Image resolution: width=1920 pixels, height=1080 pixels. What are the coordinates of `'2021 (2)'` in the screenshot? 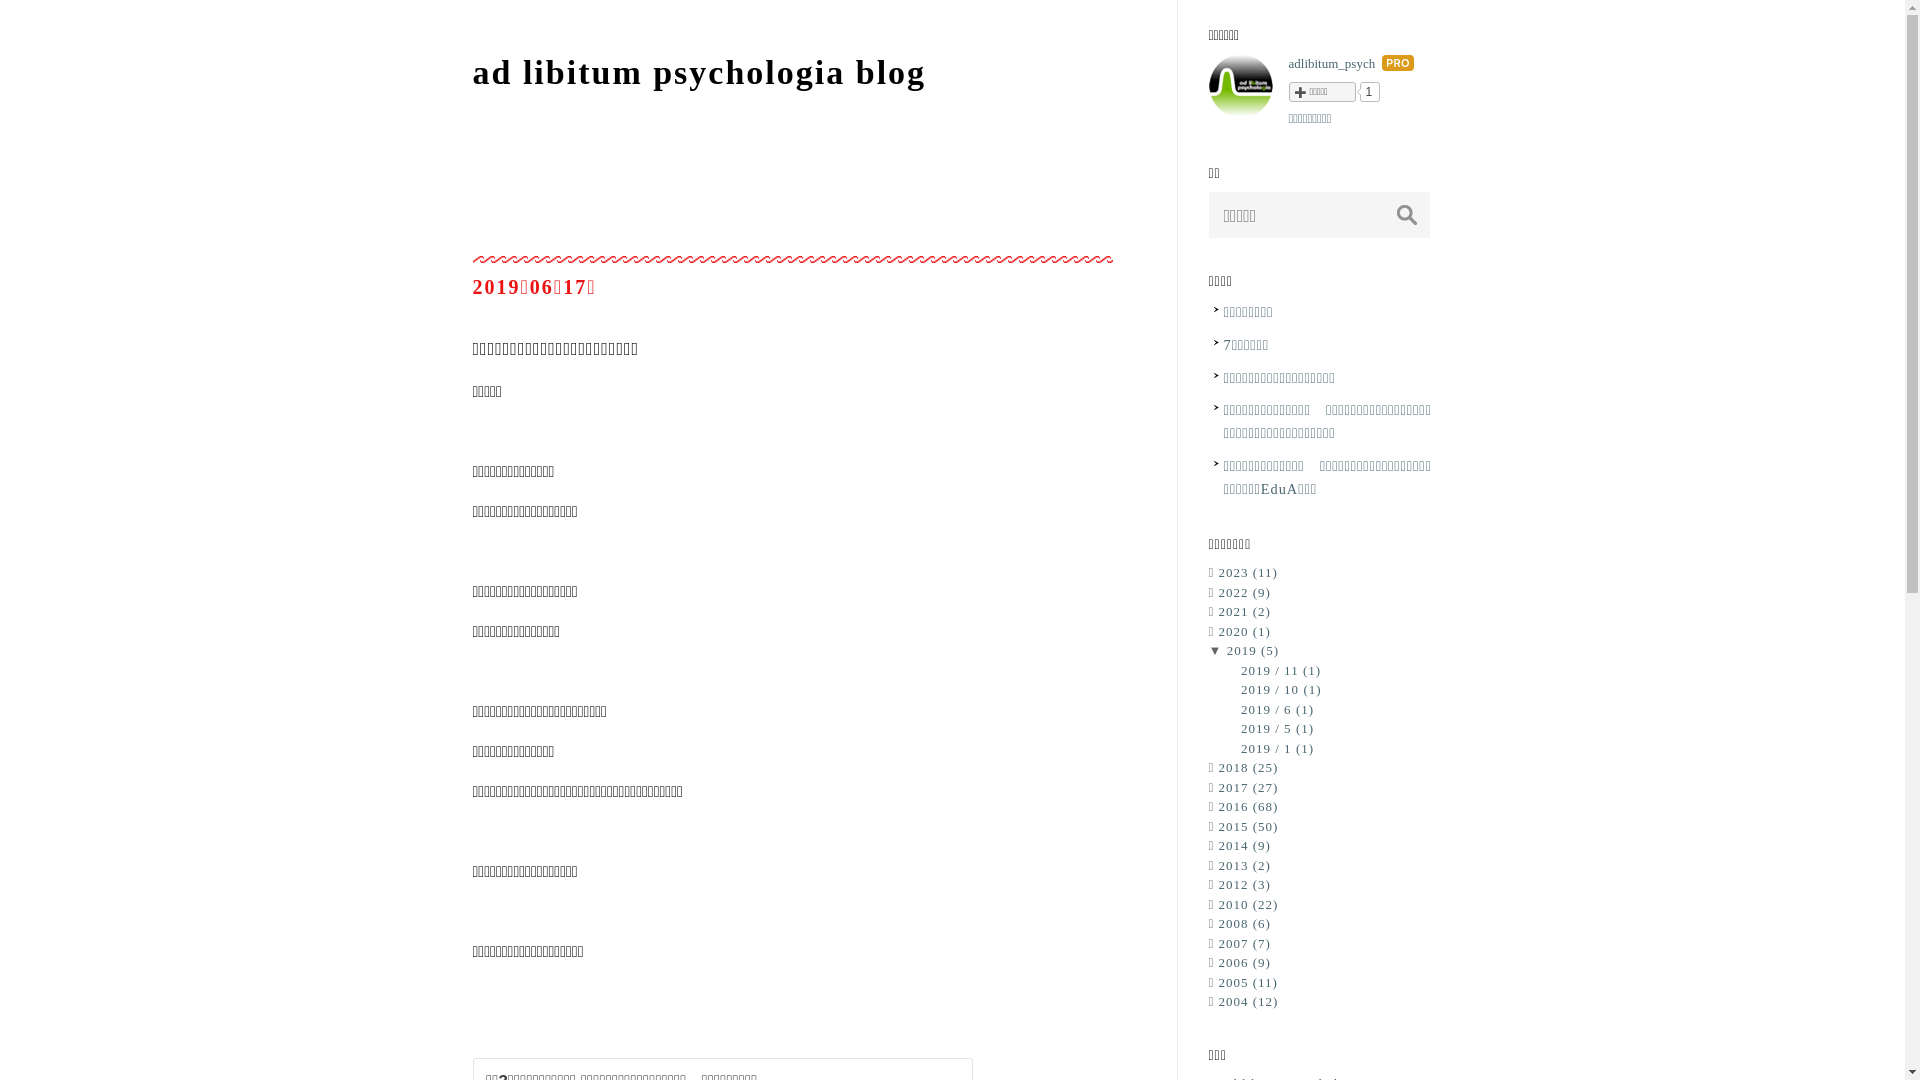 It's located at (1217, 610).